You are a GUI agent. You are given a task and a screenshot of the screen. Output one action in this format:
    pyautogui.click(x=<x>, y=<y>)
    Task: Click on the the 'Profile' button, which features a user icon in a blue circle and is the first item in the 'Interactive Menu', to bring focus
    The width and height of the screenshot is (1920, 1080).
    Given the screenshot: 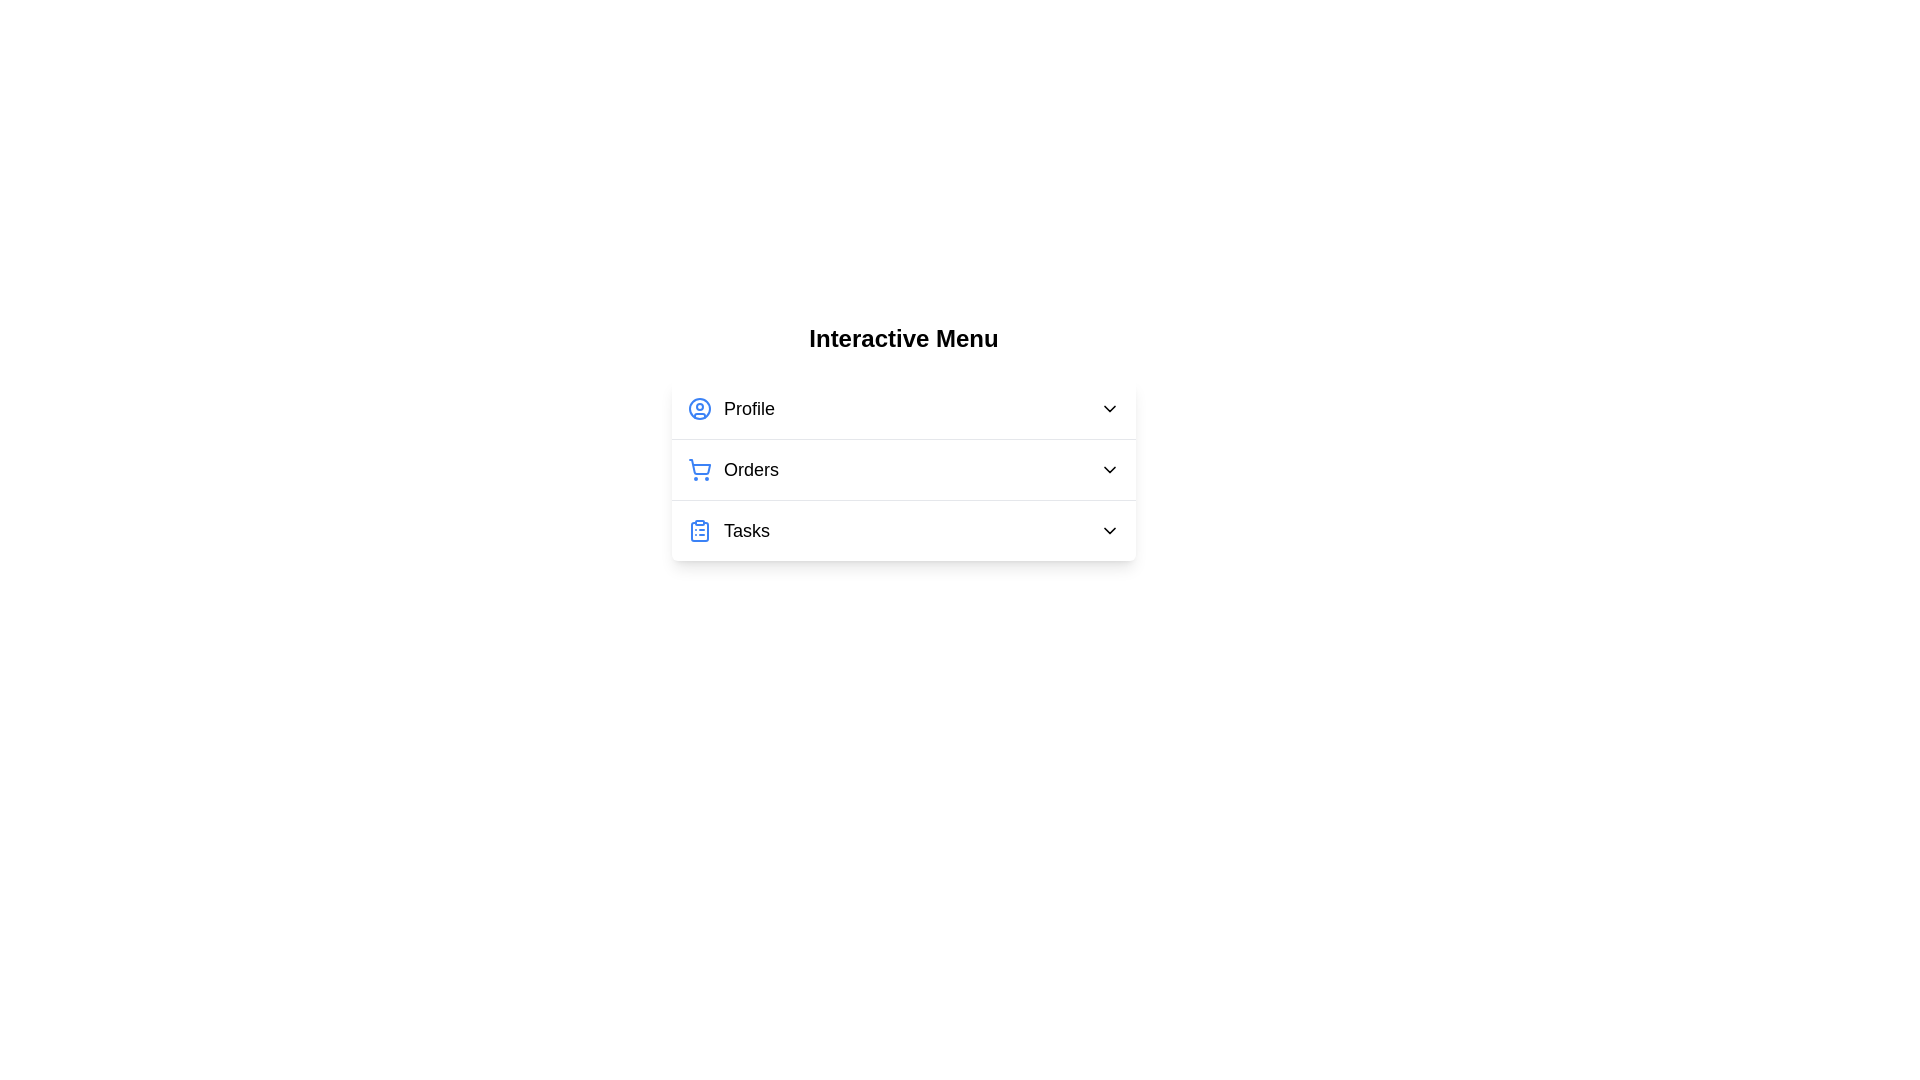 What is the action you would take?
    pyautogui.click(x=730, y=407)
    